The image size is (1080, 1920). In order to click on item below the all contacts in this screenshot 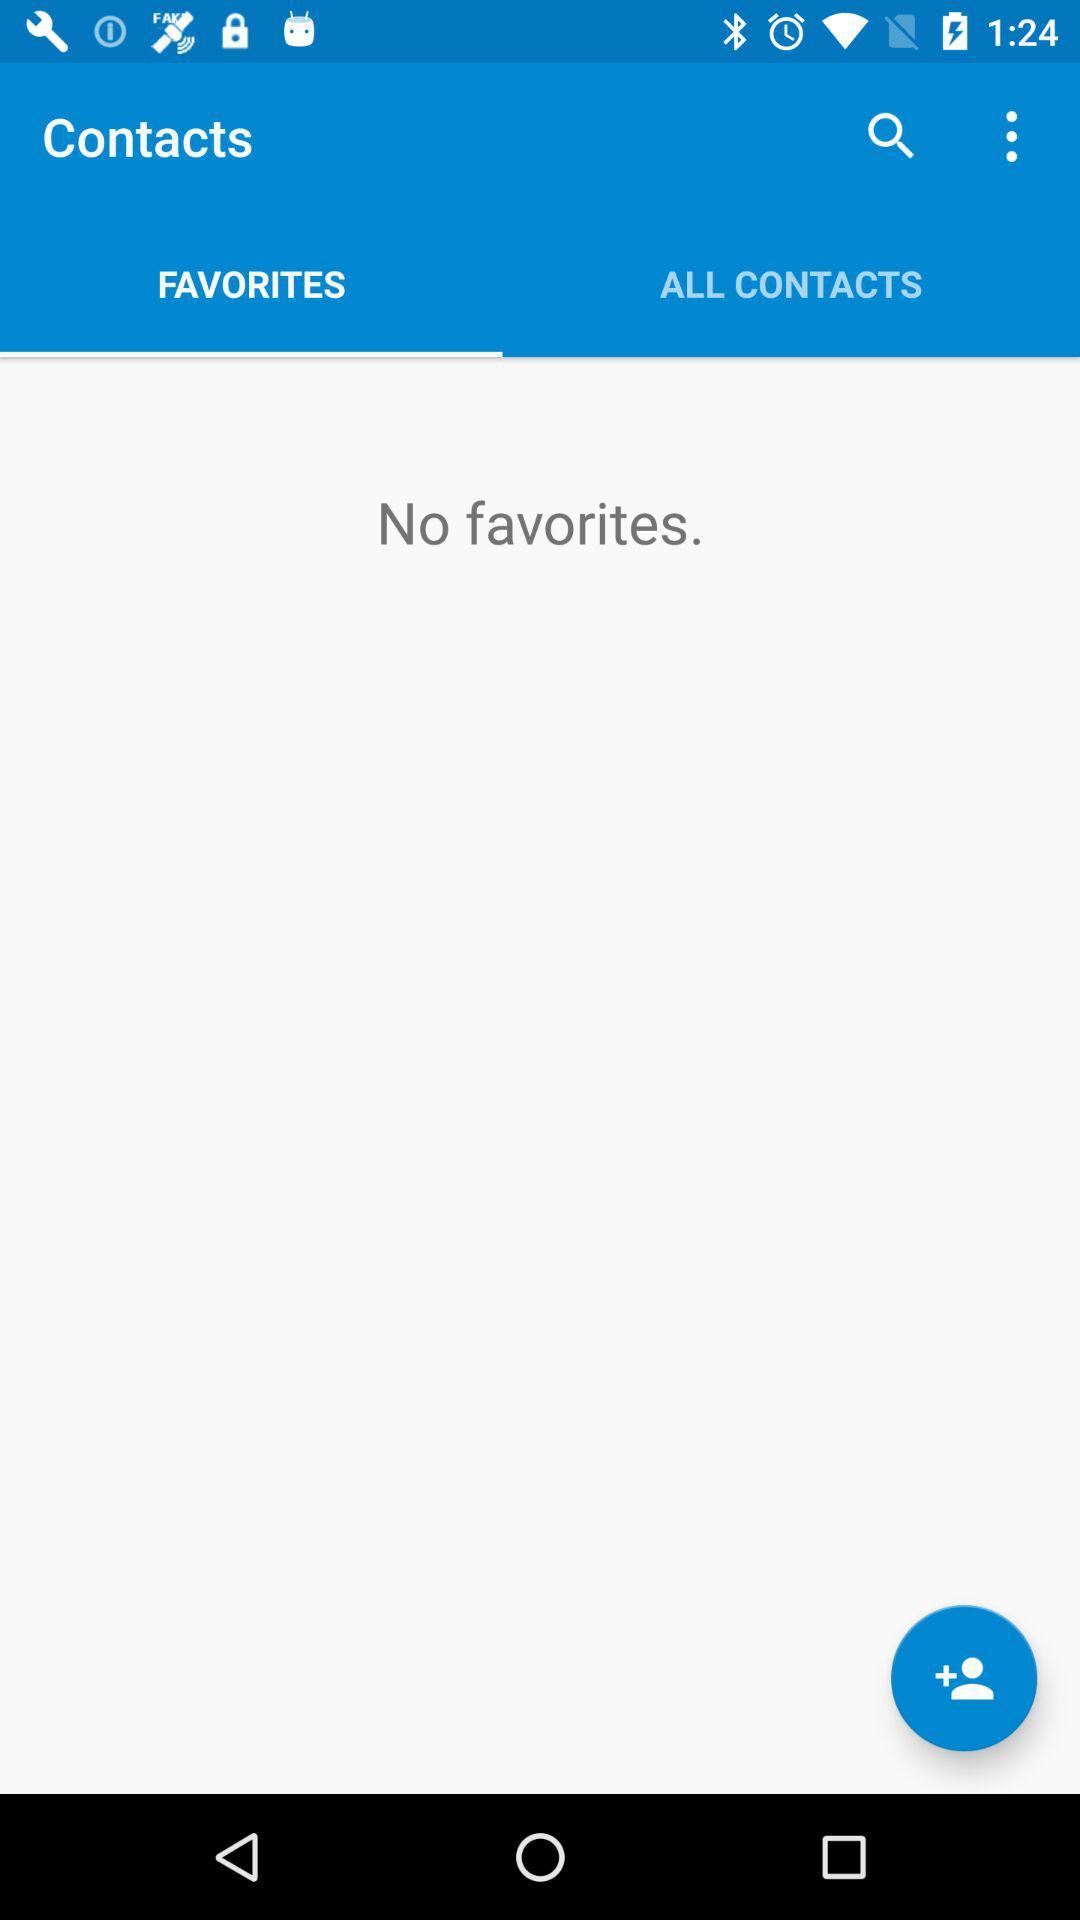, I will do `click(963, 1678)`.